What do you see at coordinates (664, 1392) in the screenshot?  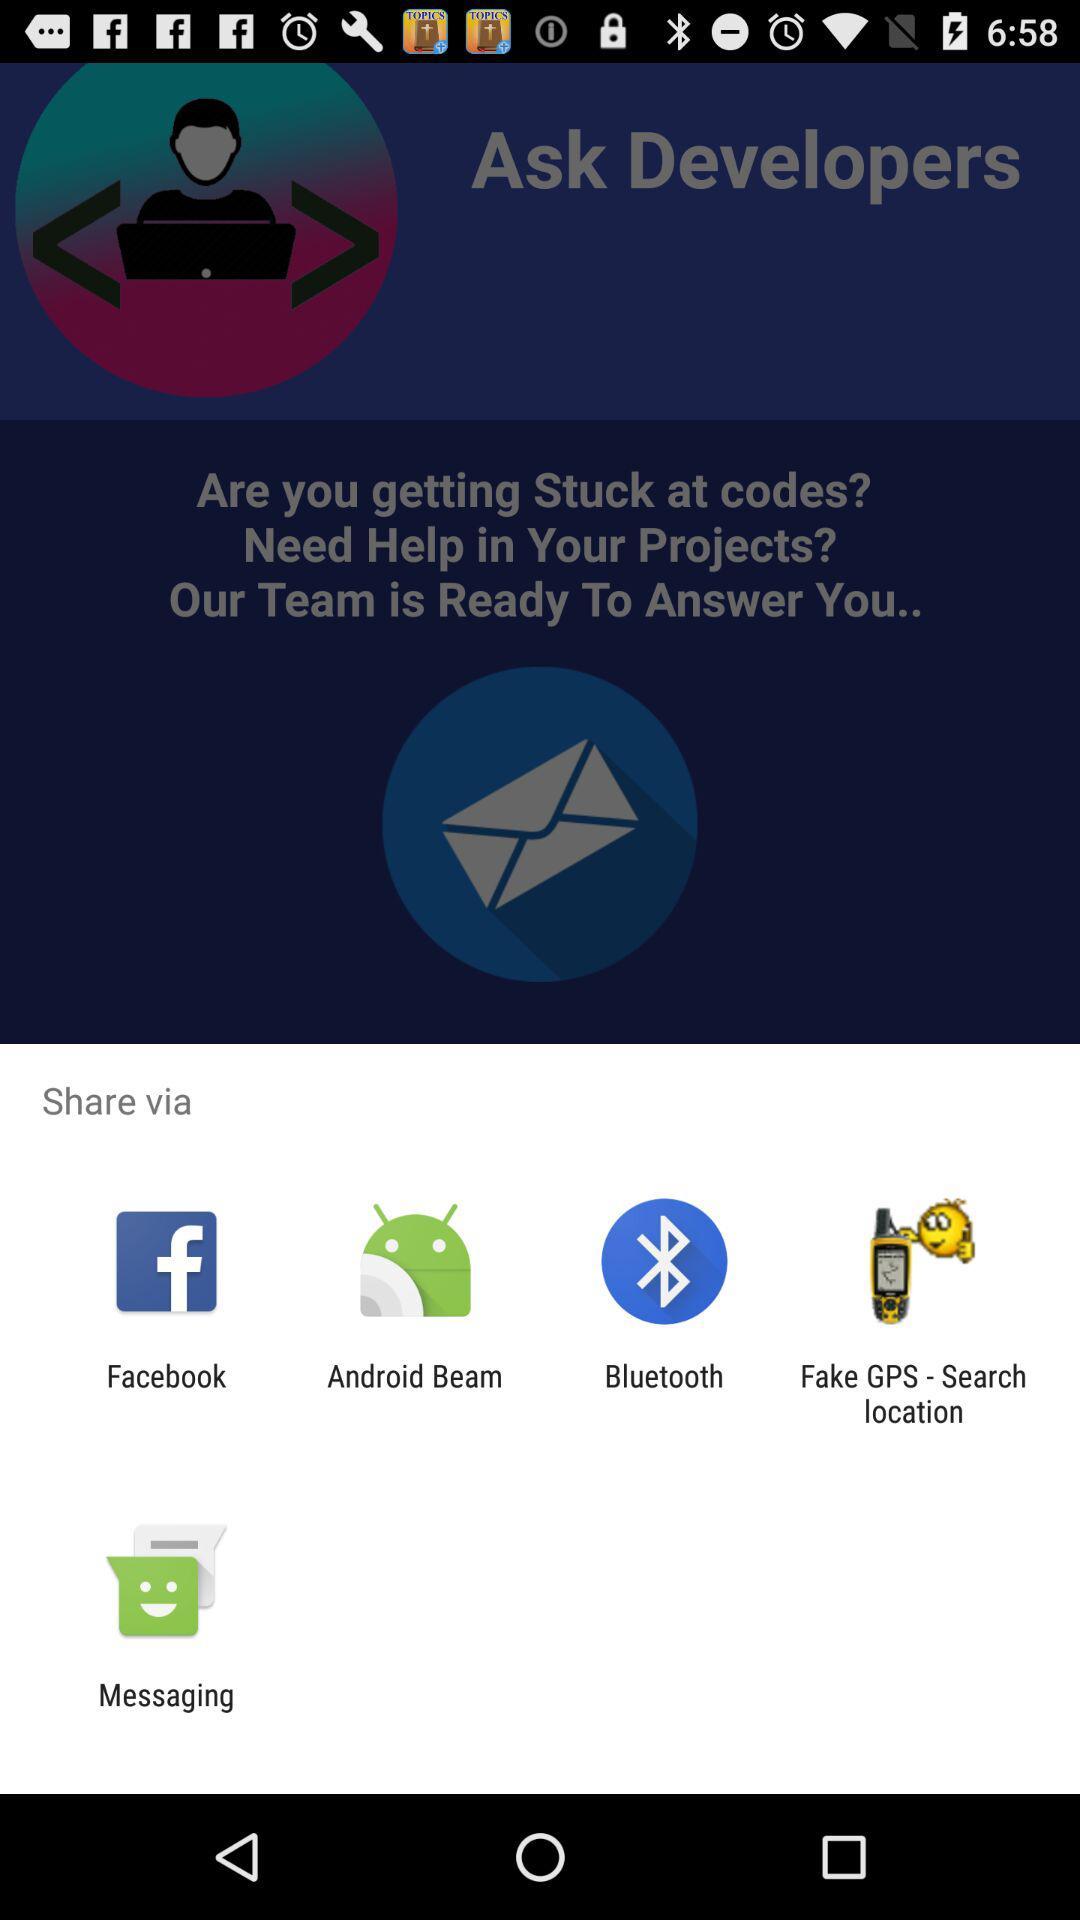 I see `the bluetooth` at bounding box center [664, 1392].